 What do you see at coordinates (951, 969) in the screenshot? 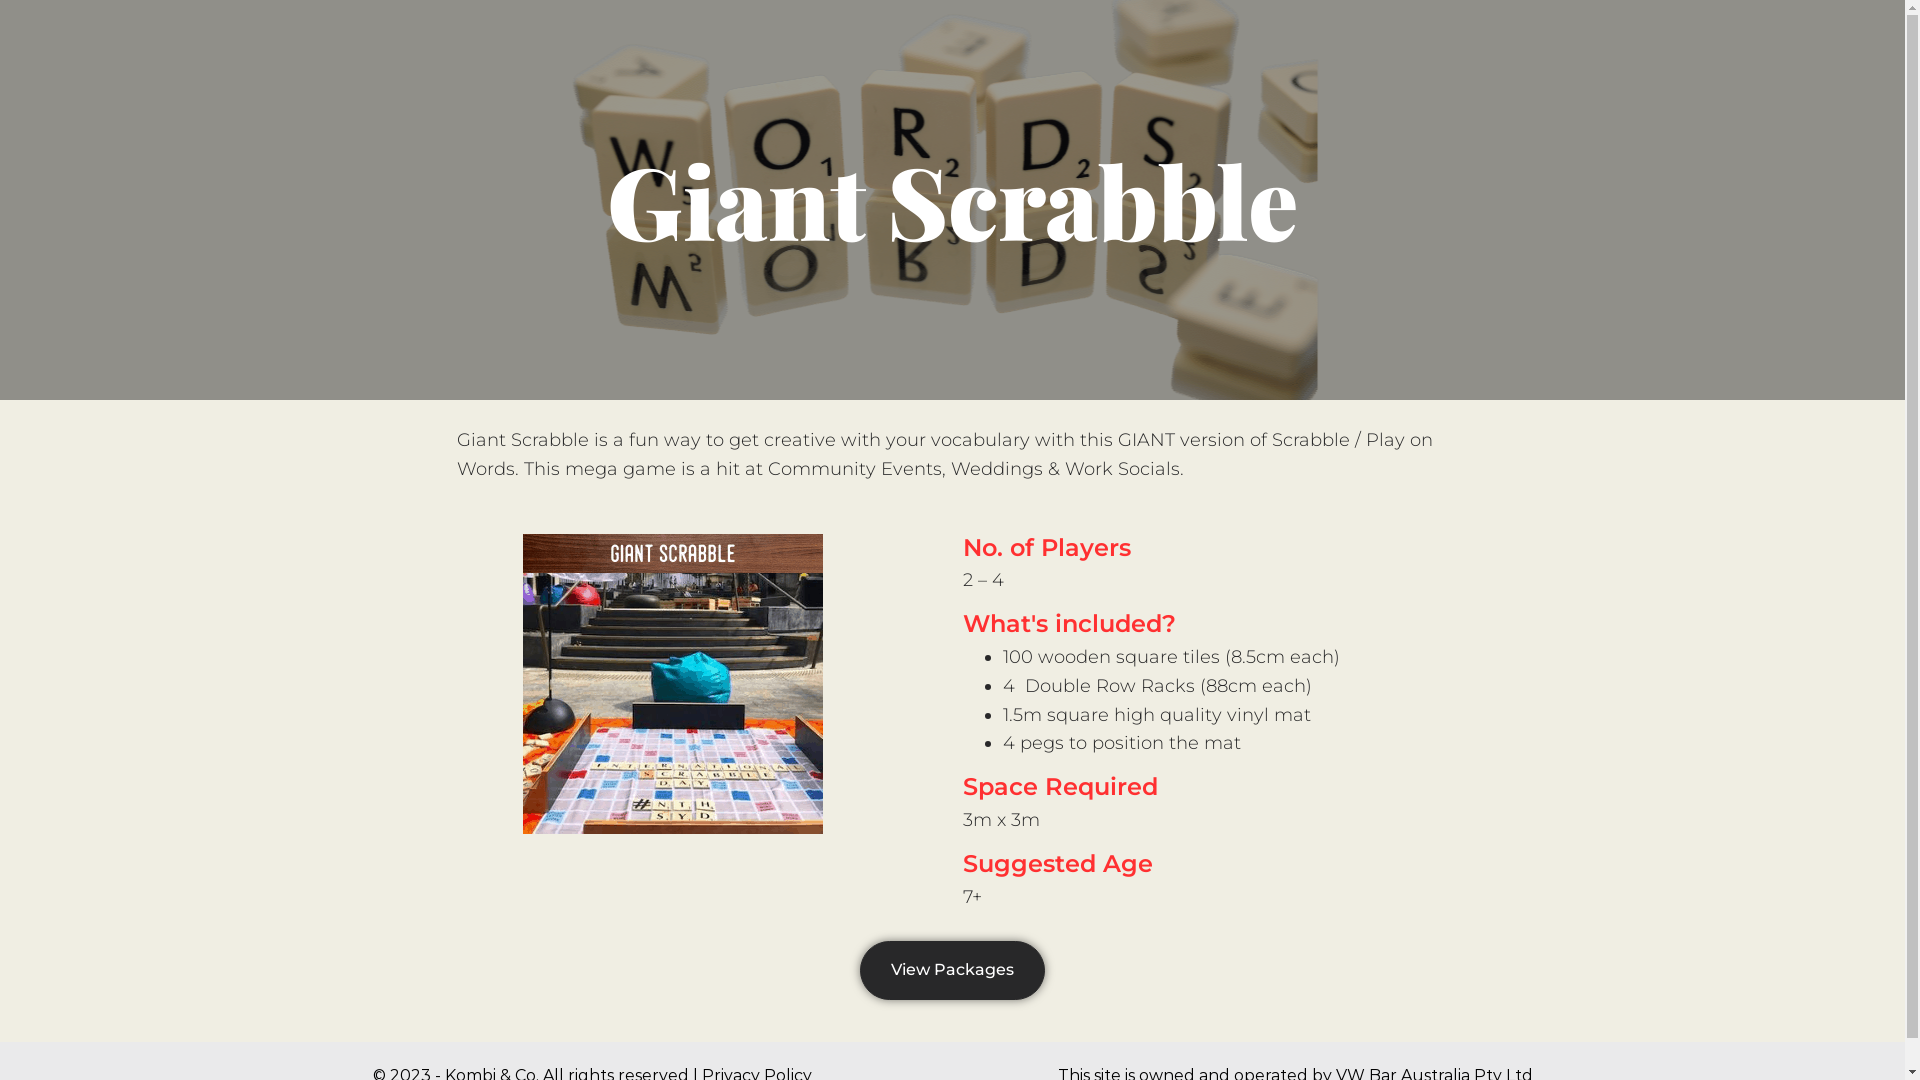
I see `'View Packages'` at bounding box center [951, 969].